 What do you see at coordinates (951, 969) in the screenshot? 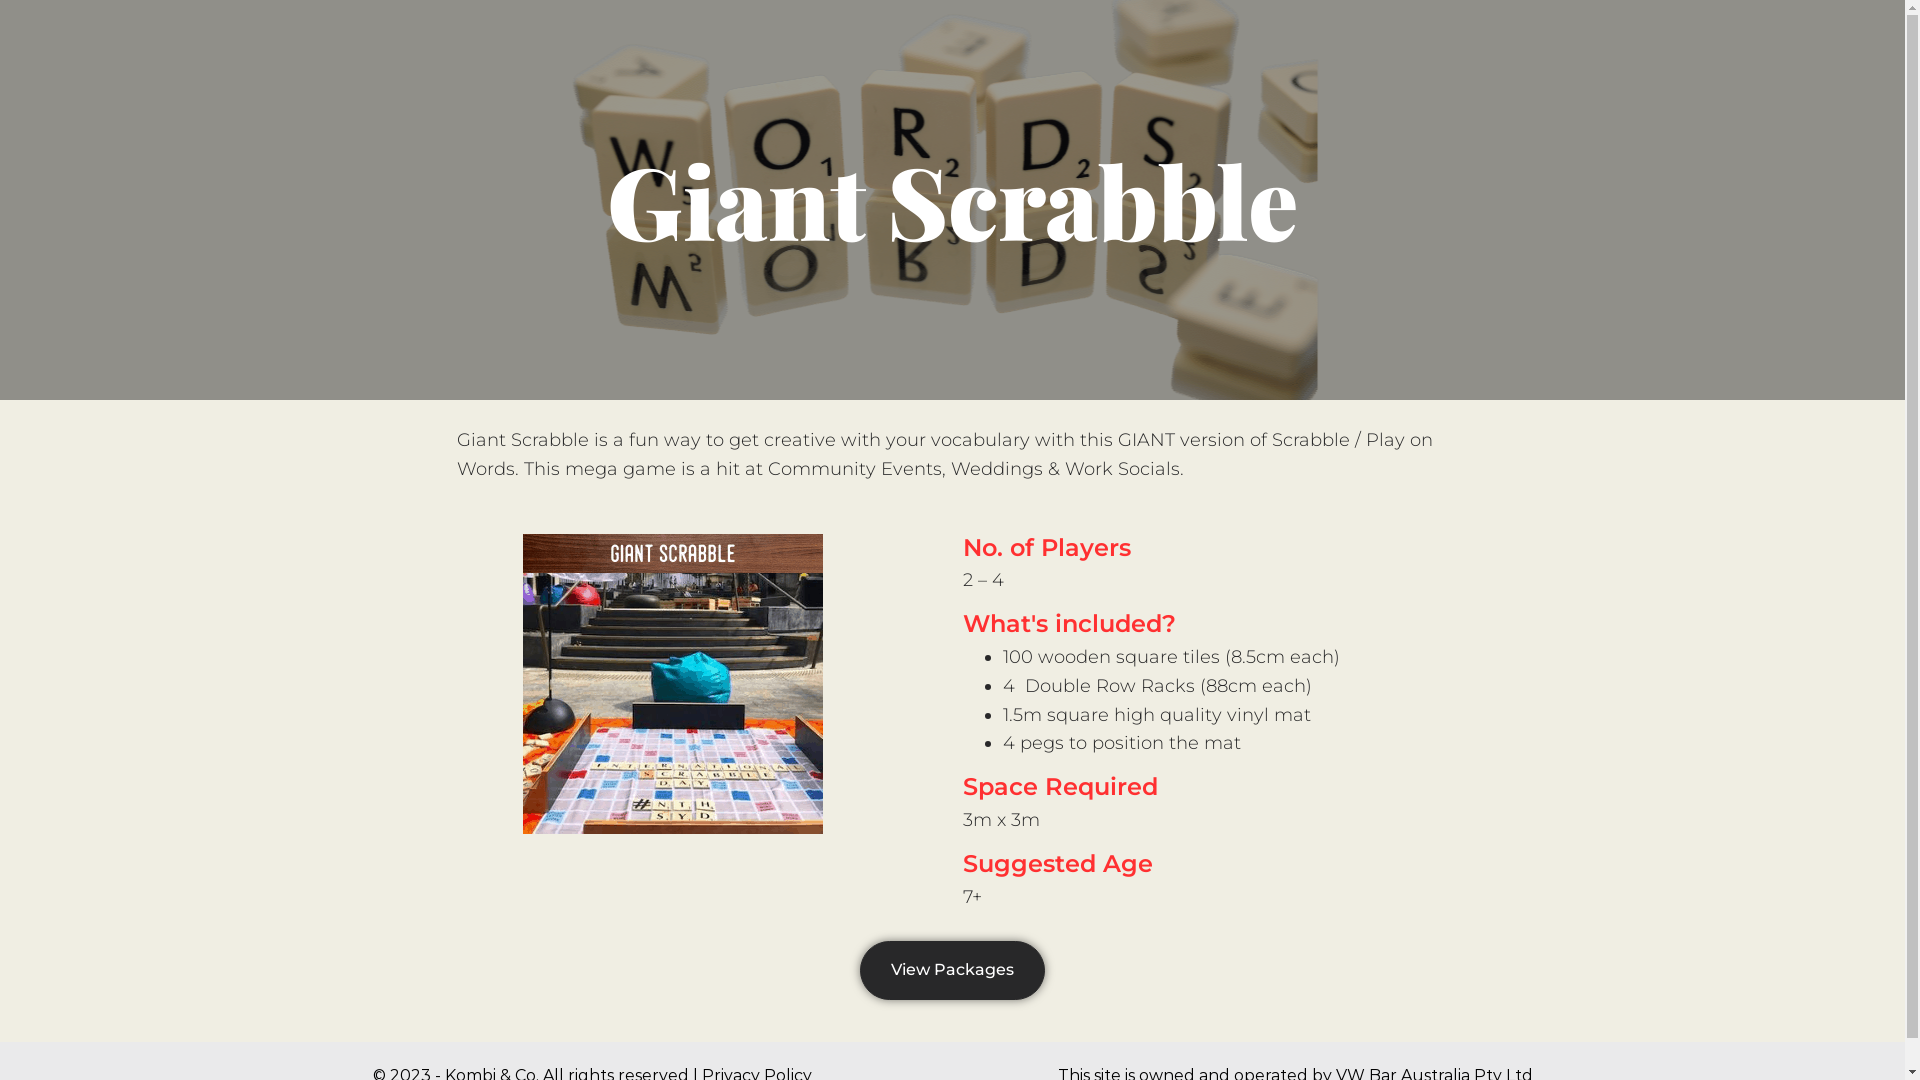
I see `'View Packages'` at bounding box center [951, 969].